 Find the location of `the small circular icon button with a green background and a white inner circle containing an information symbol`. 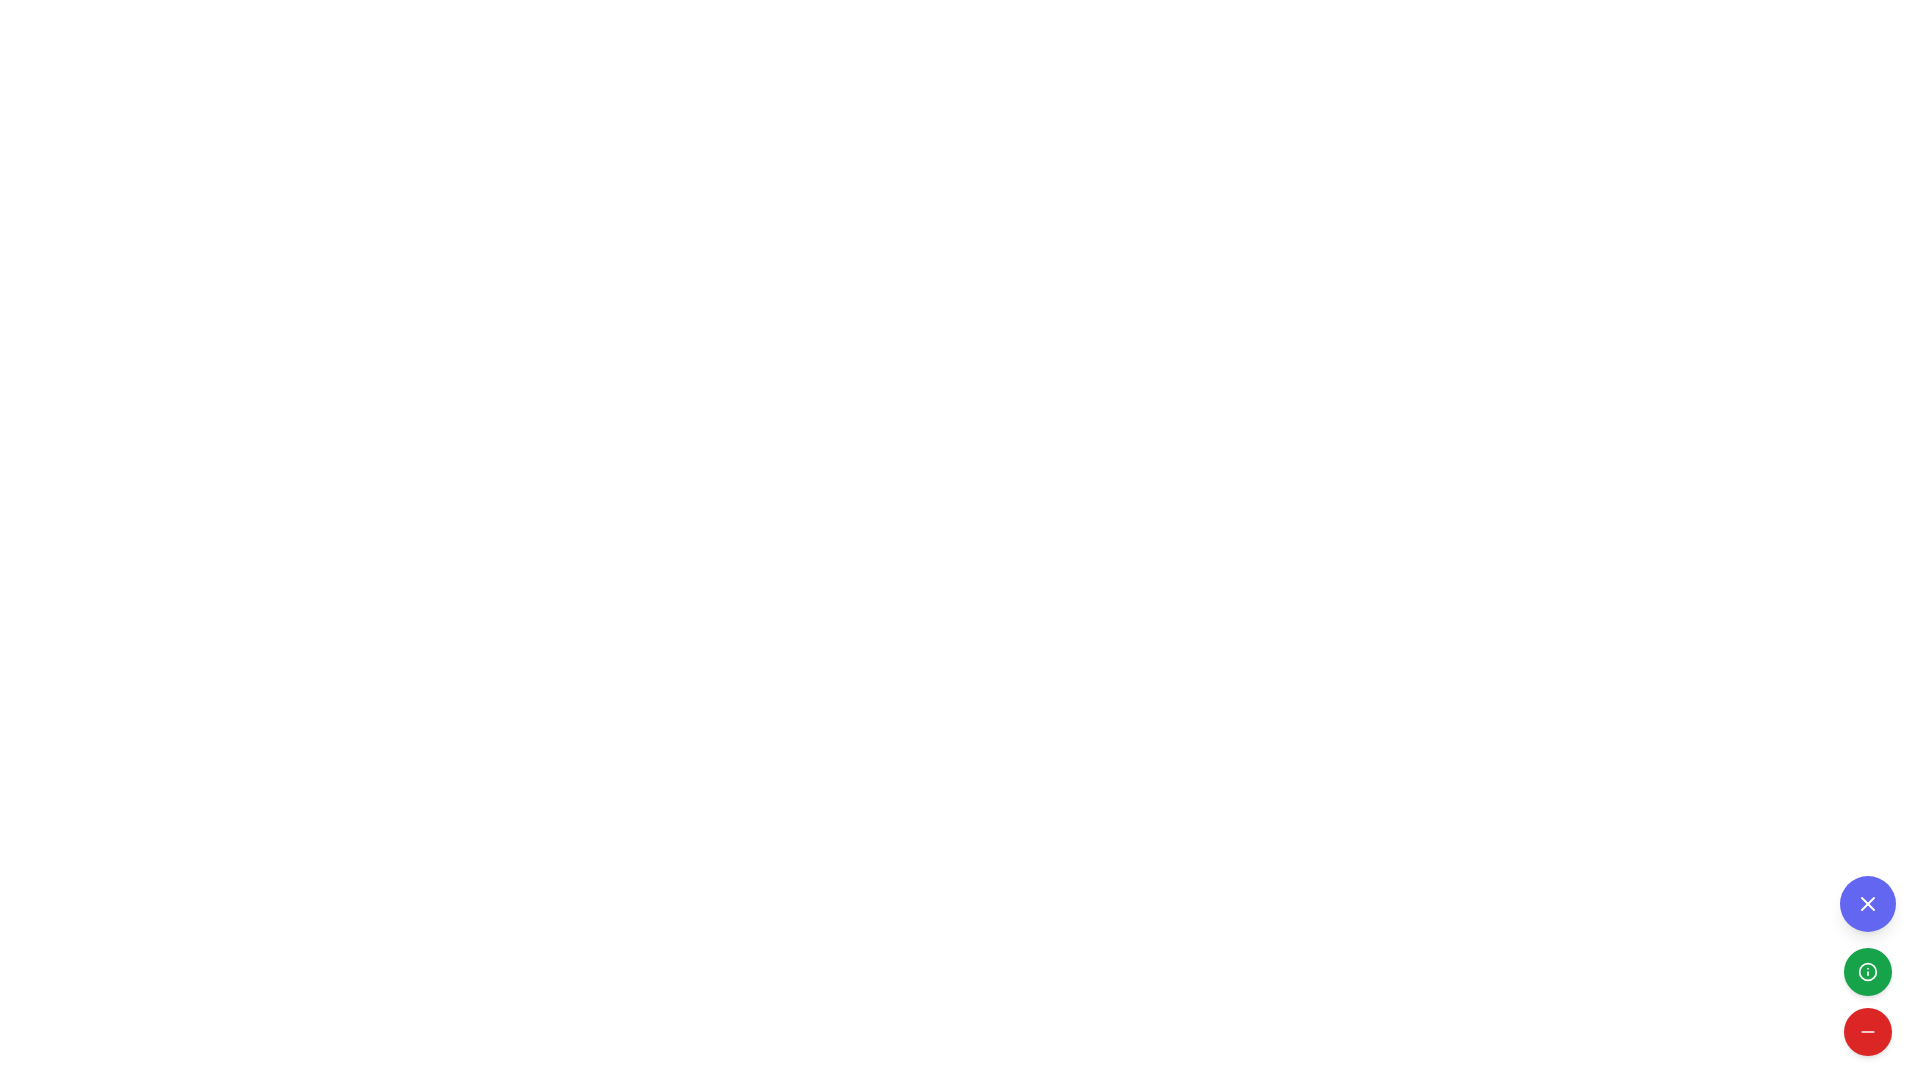

the small circular icon button with a green background and a white inner circle containing an information symbol is located at coordinates (1866, 971).